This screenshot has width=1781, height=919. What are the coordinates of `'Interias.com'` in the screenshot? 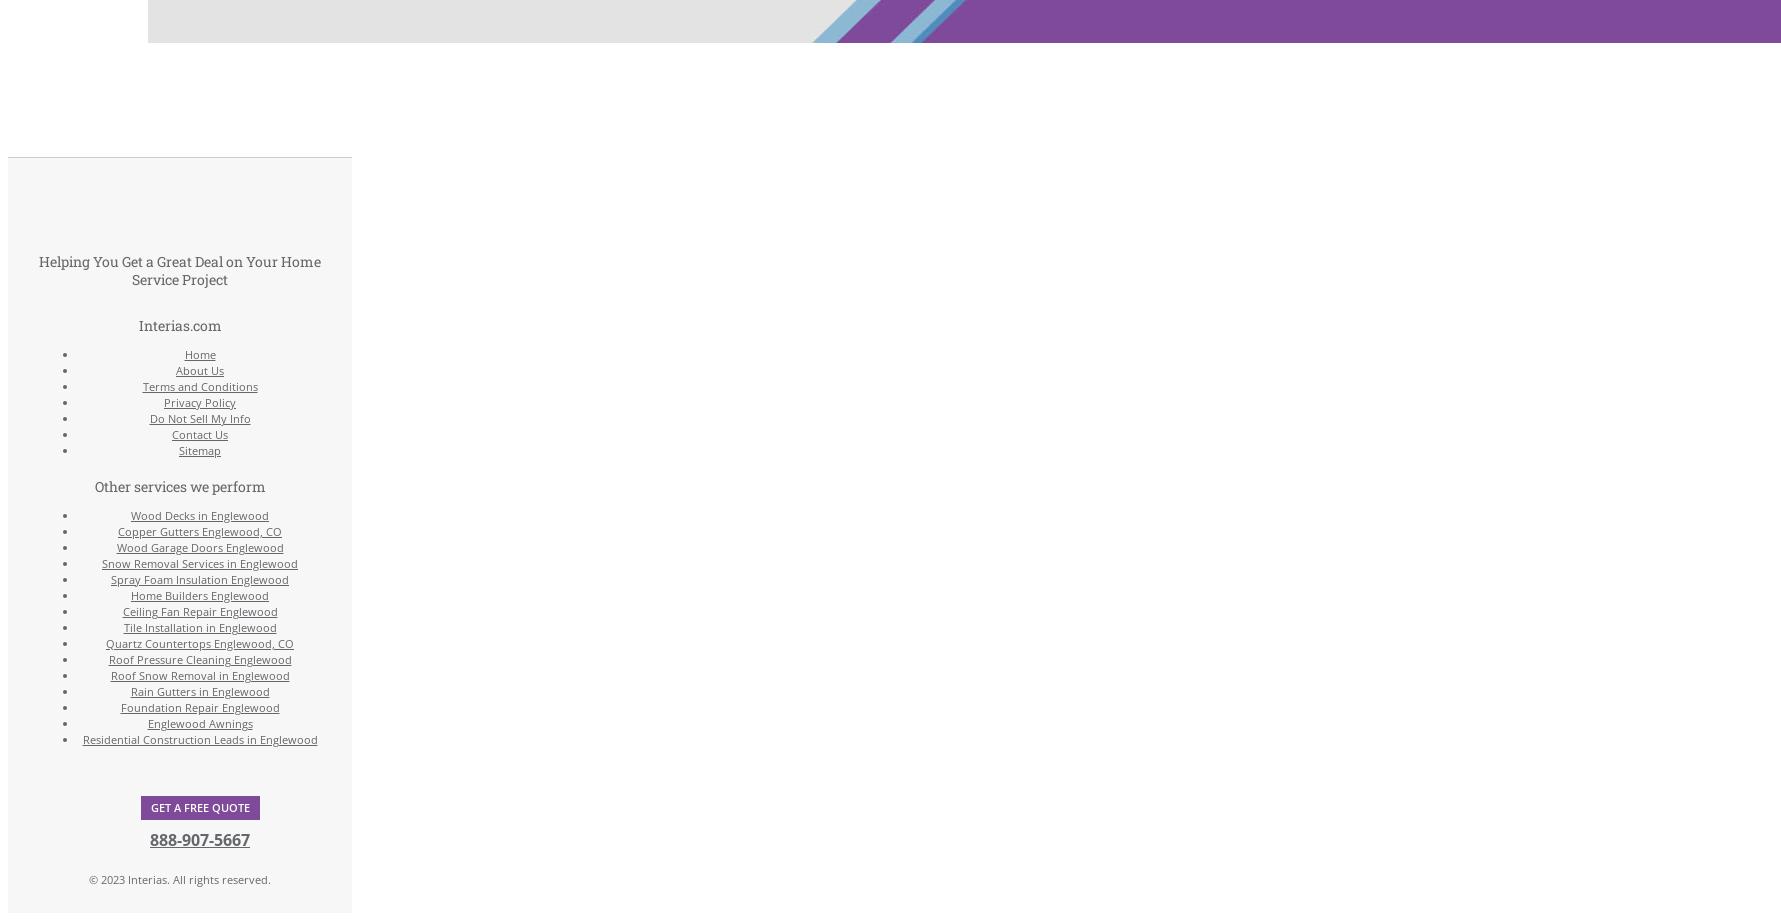 It's located at (137, 324).